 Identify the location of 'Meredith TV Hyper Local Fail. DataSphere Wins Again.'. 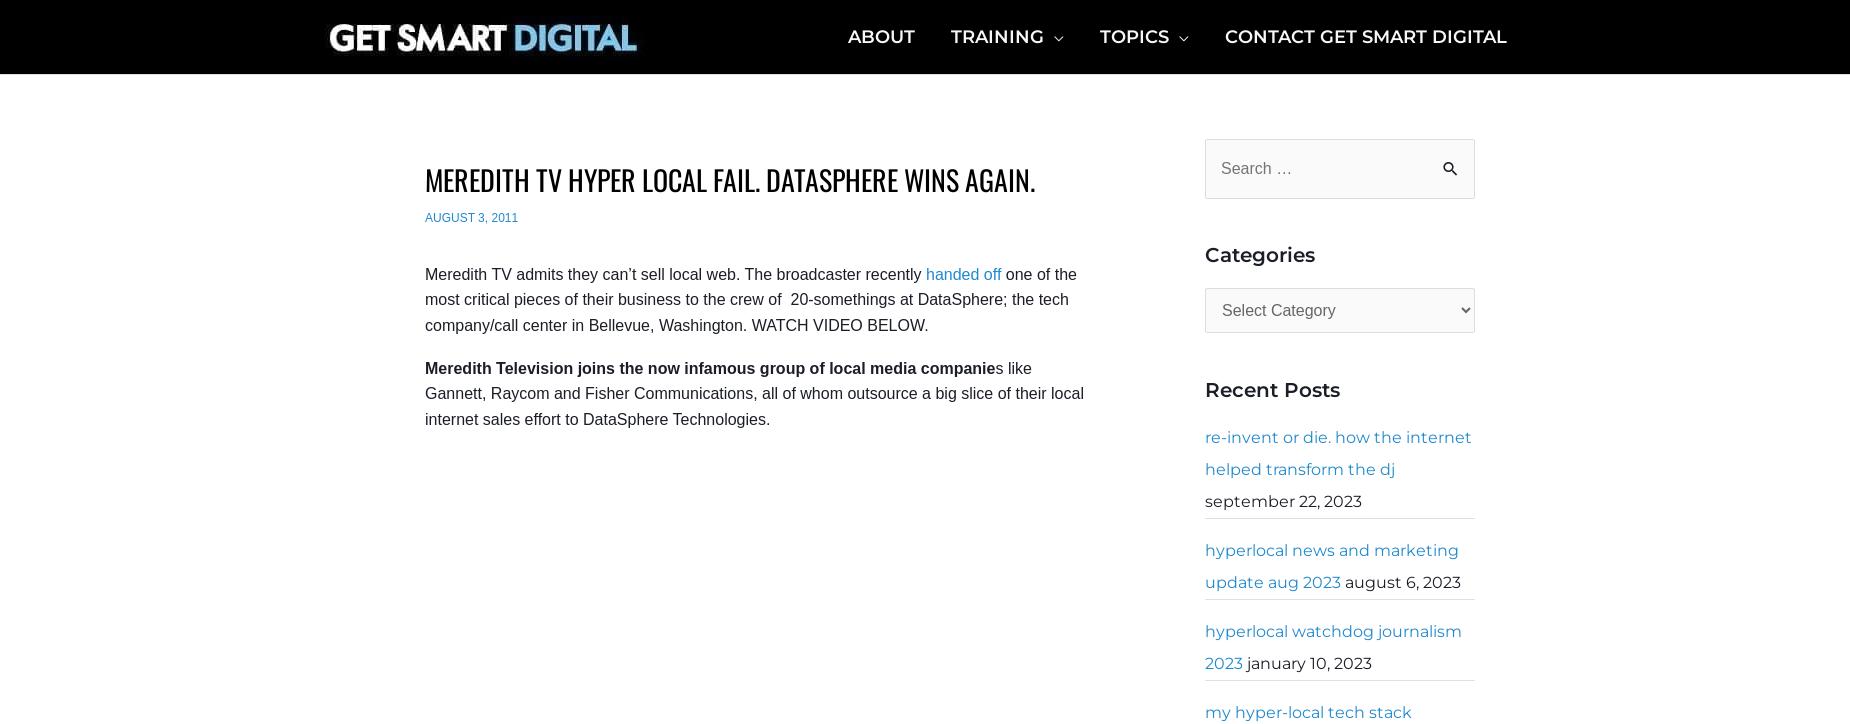
(730, 178).